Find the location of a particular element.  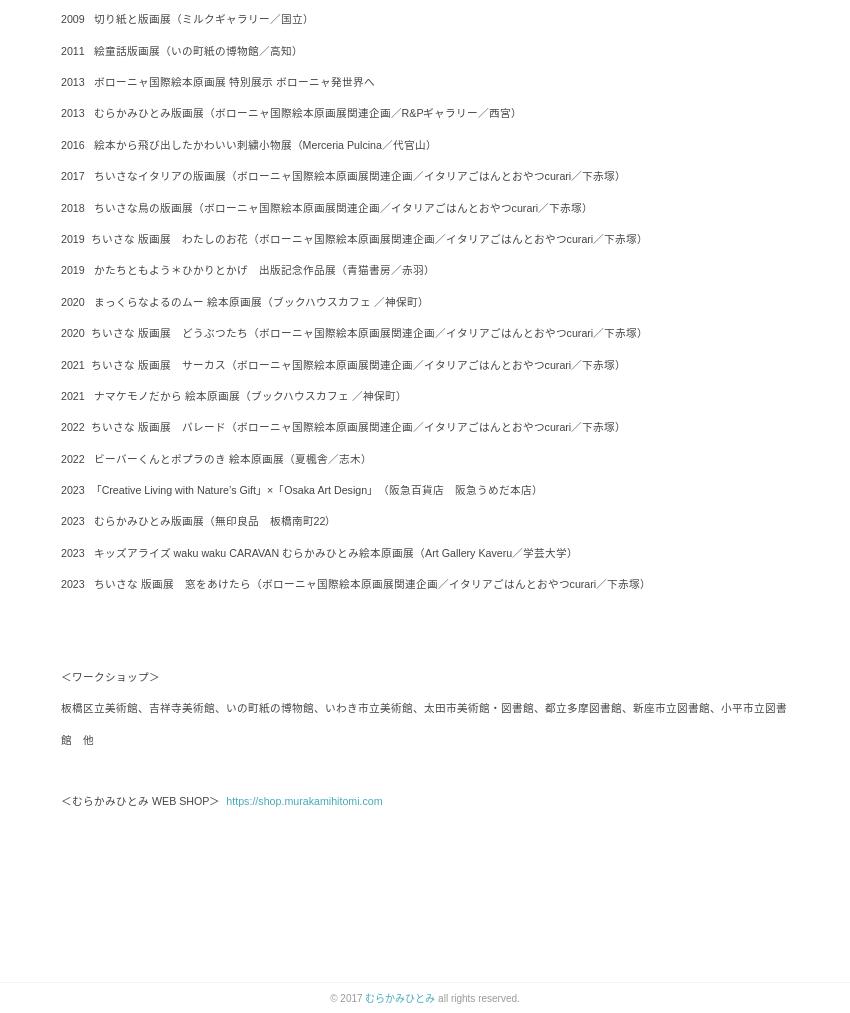

'https://shop.murakamihitomi.com' is located at coordinates (226, 800).